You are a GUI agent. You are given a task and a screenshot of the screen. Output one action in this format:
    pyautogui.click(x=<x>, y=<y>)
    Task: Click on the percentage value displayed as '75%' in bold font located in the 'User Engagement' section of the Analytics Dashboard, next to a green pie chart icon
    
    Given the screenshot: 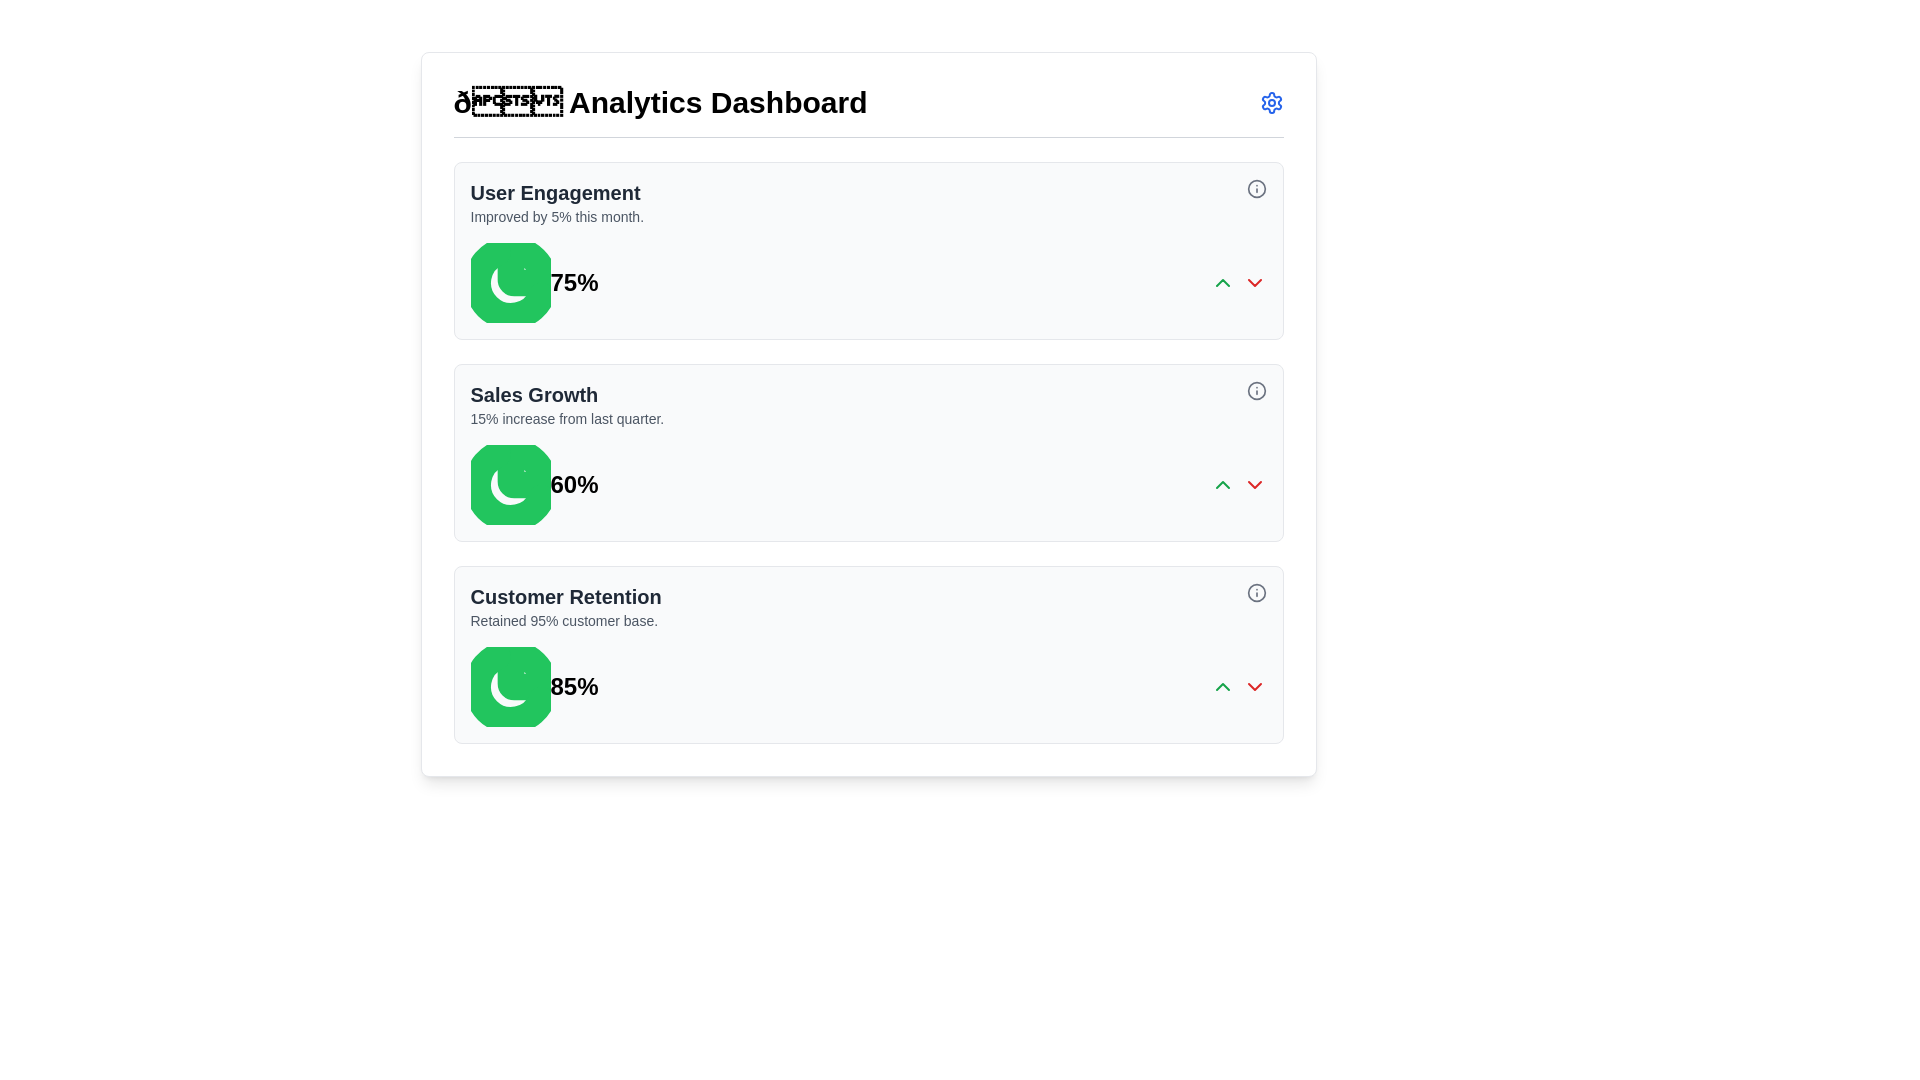 What is the action you would take?
    pyautogui.click(x=573, y=282)
    